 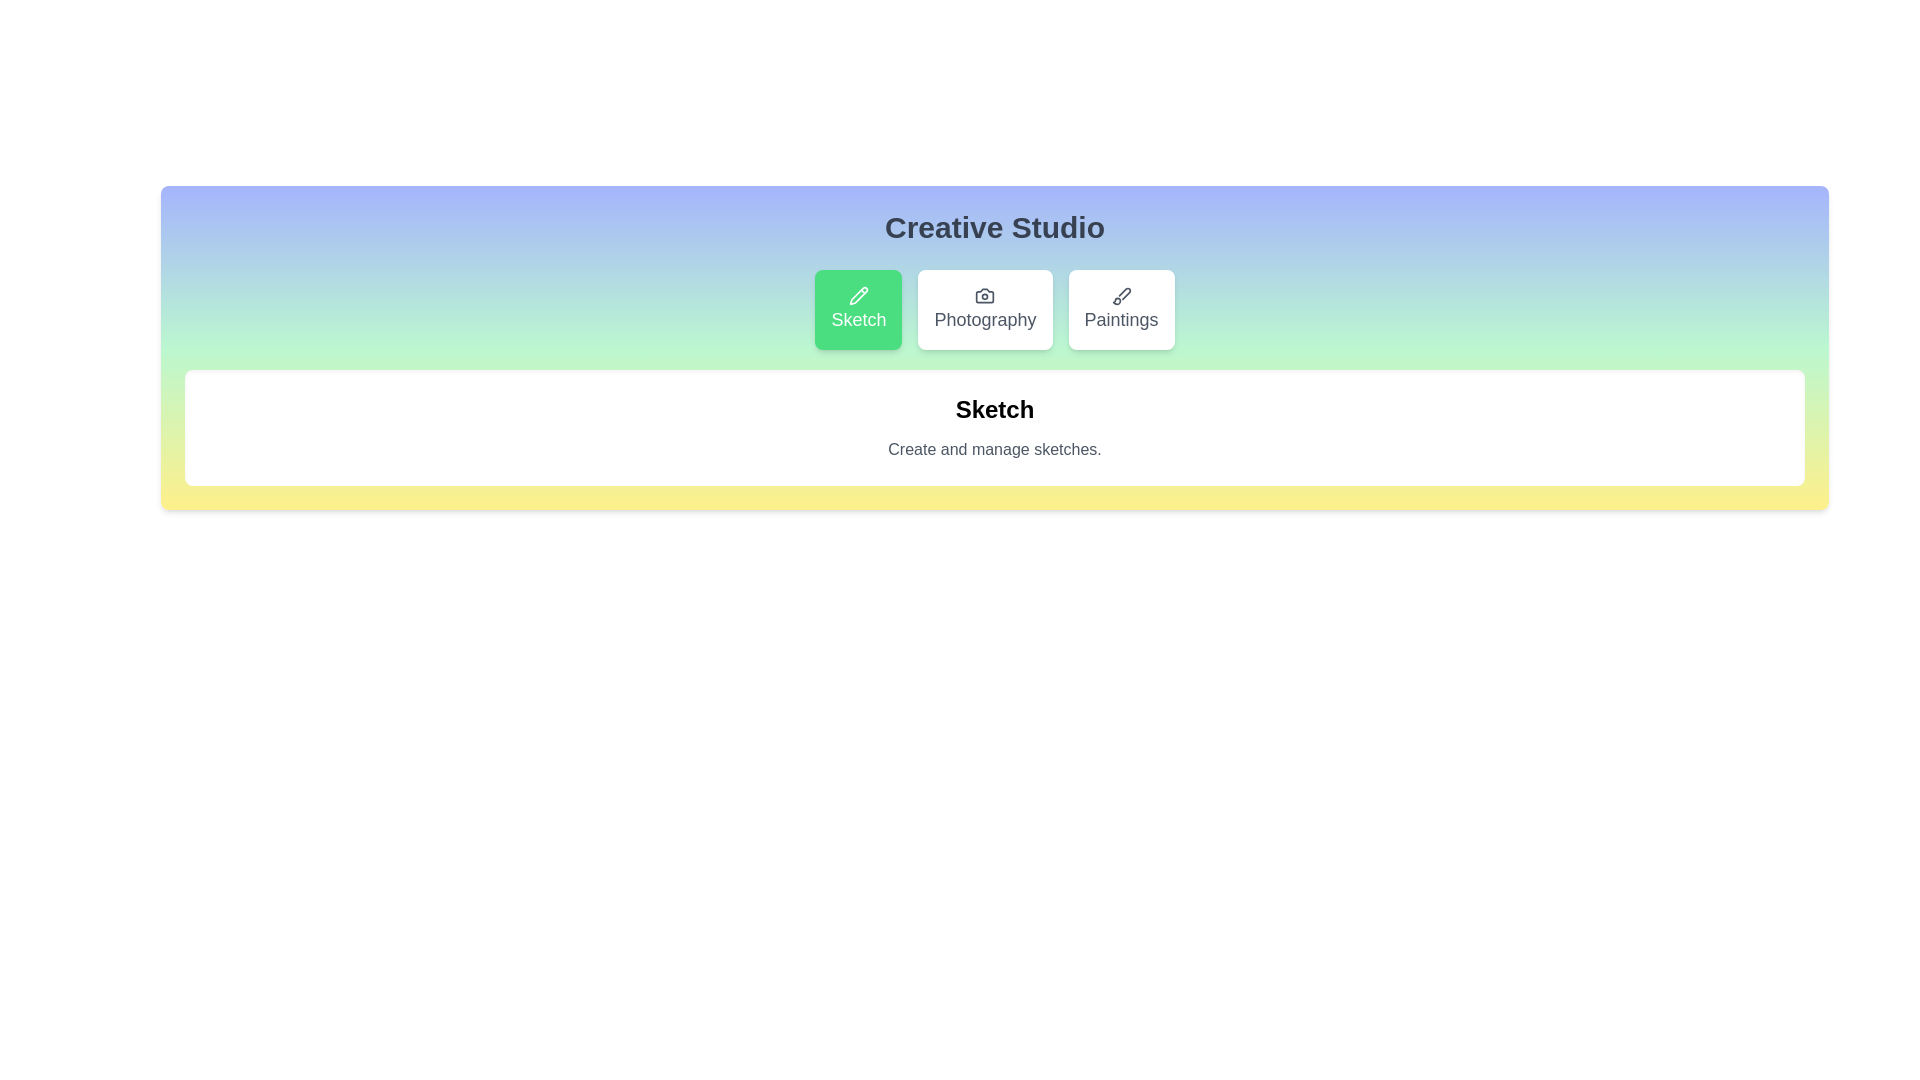 I want to click on the Sketch button to reveal its hover effect, so click(x=859, y=309).